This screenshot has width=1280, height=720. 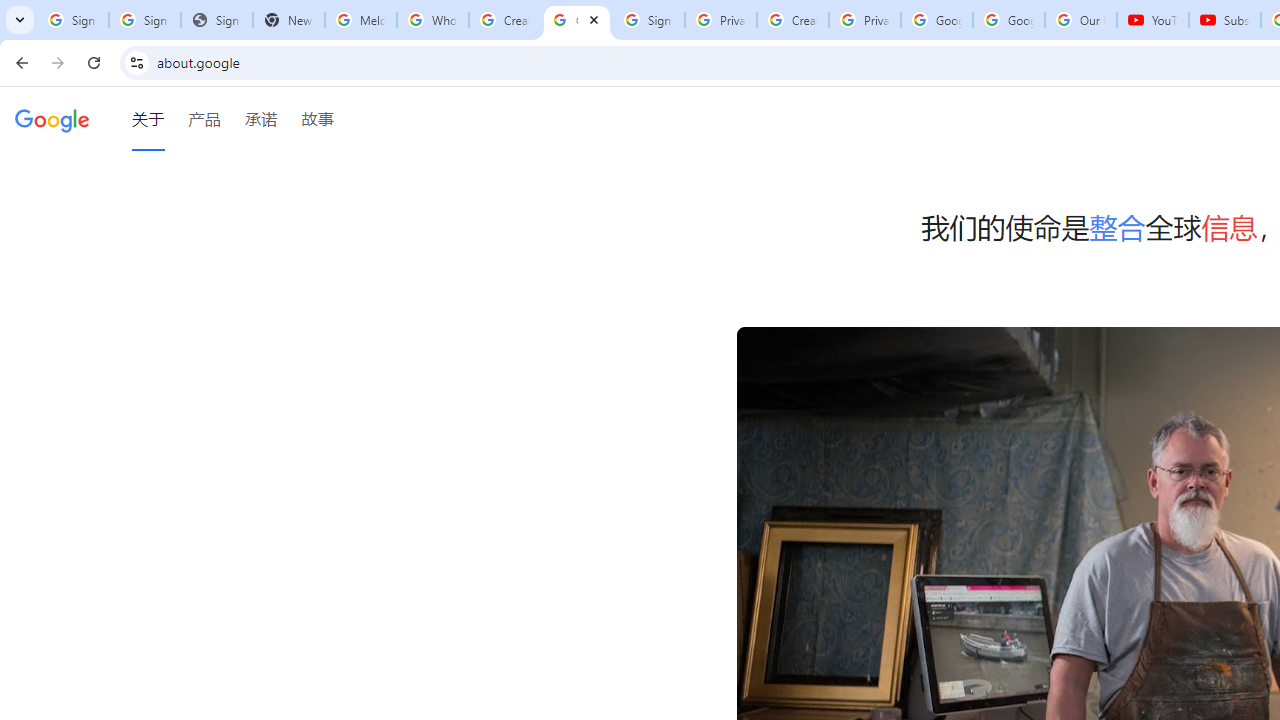 I want to click on 'Search tabs', so click(x=20, y=20).